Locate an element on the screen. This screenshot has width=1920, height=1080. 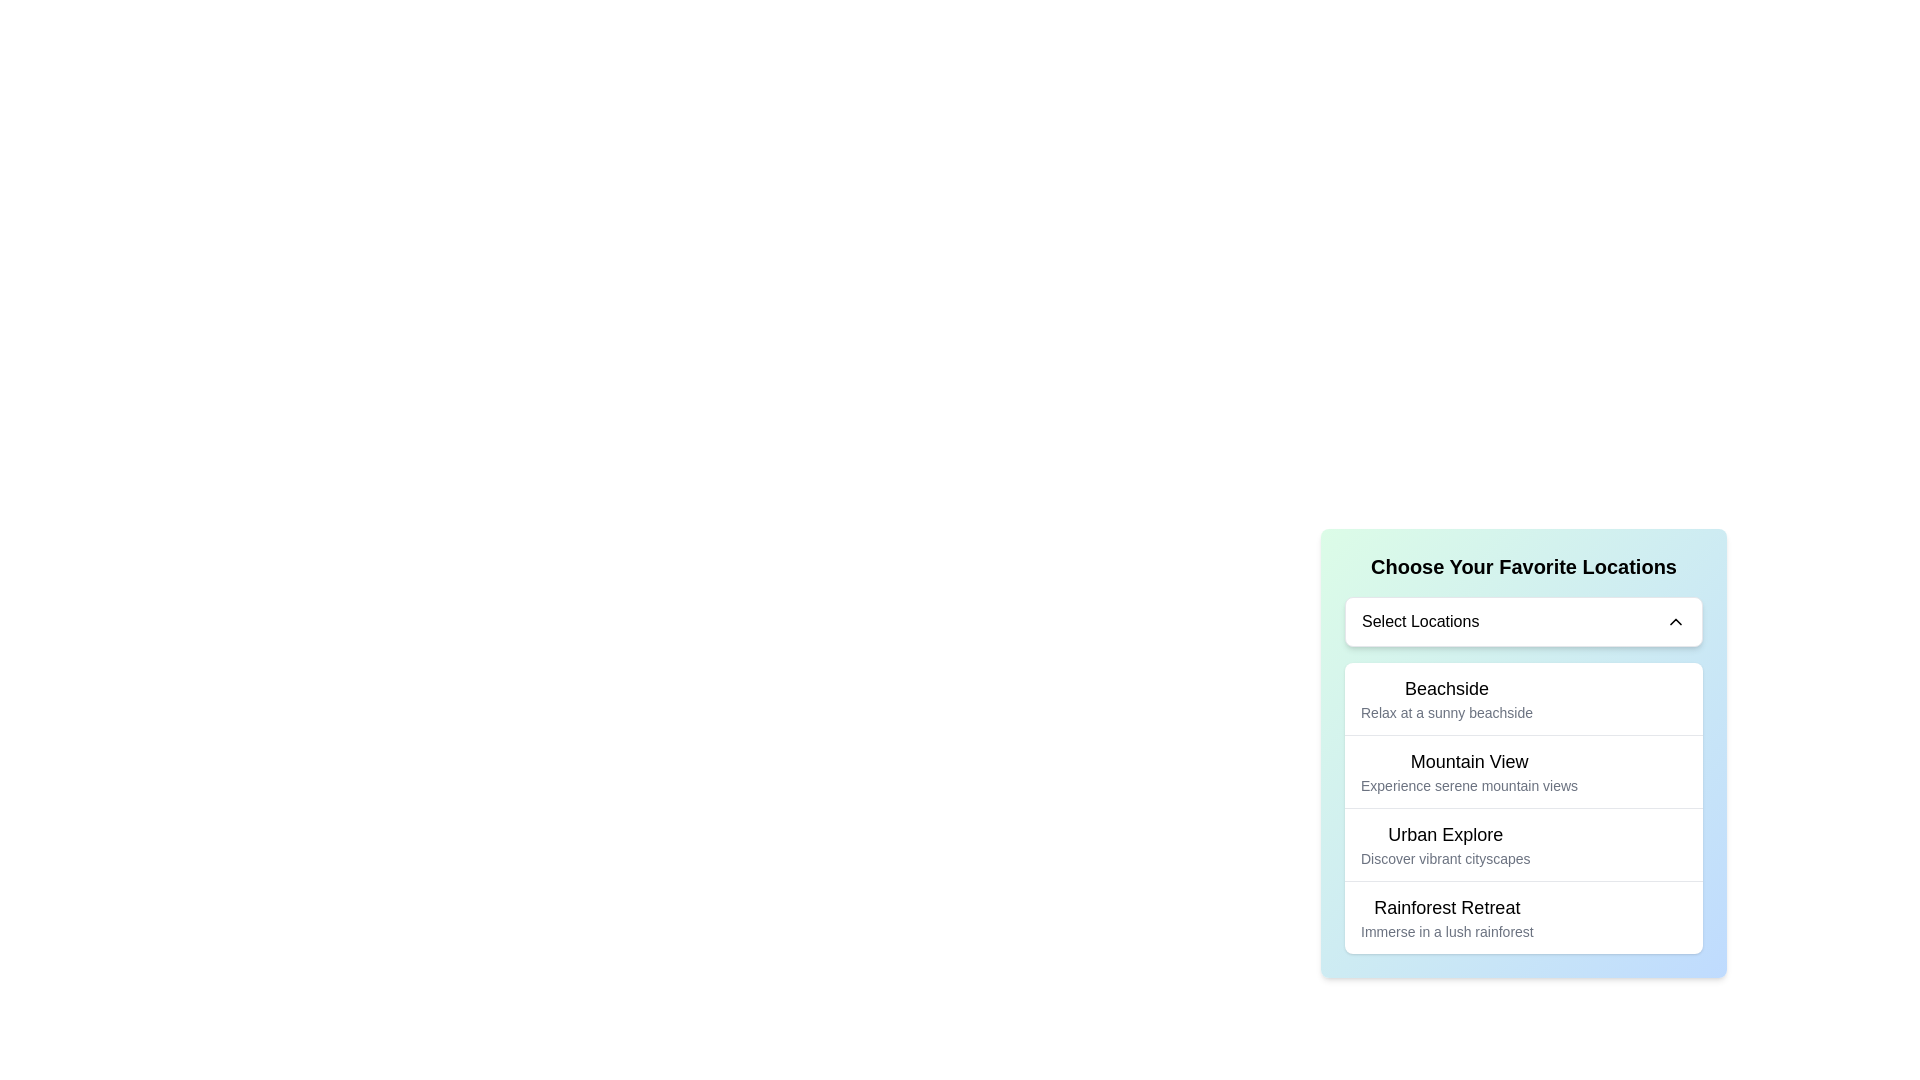
the text label displaying 'Relax at a sunny beachside', which is positioned below the 'Beachside' label in the list of location options under 'Choose Your Favorite Locations' is located at coordinates (1446, 712).